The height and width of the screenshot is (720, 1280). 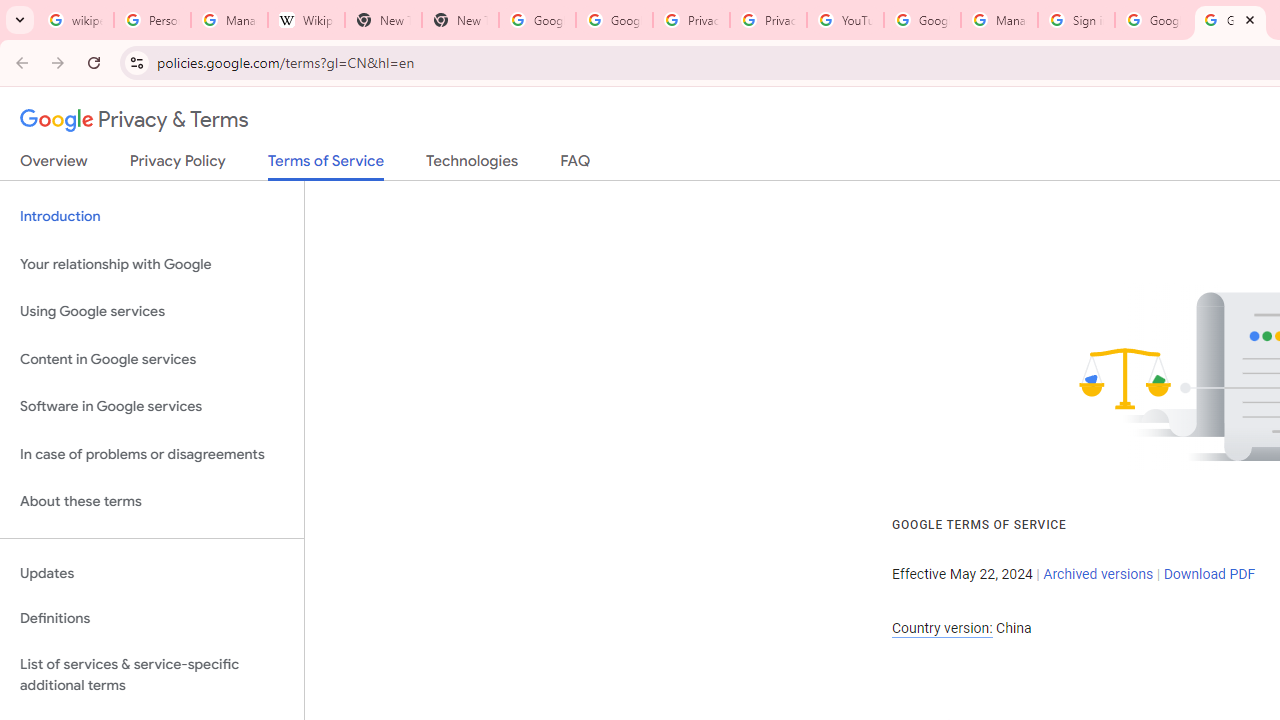 What do you see at coordinates (326, 165) in the screenshot?
I see `'Terms of Service'` at bounding box center [326, 165].